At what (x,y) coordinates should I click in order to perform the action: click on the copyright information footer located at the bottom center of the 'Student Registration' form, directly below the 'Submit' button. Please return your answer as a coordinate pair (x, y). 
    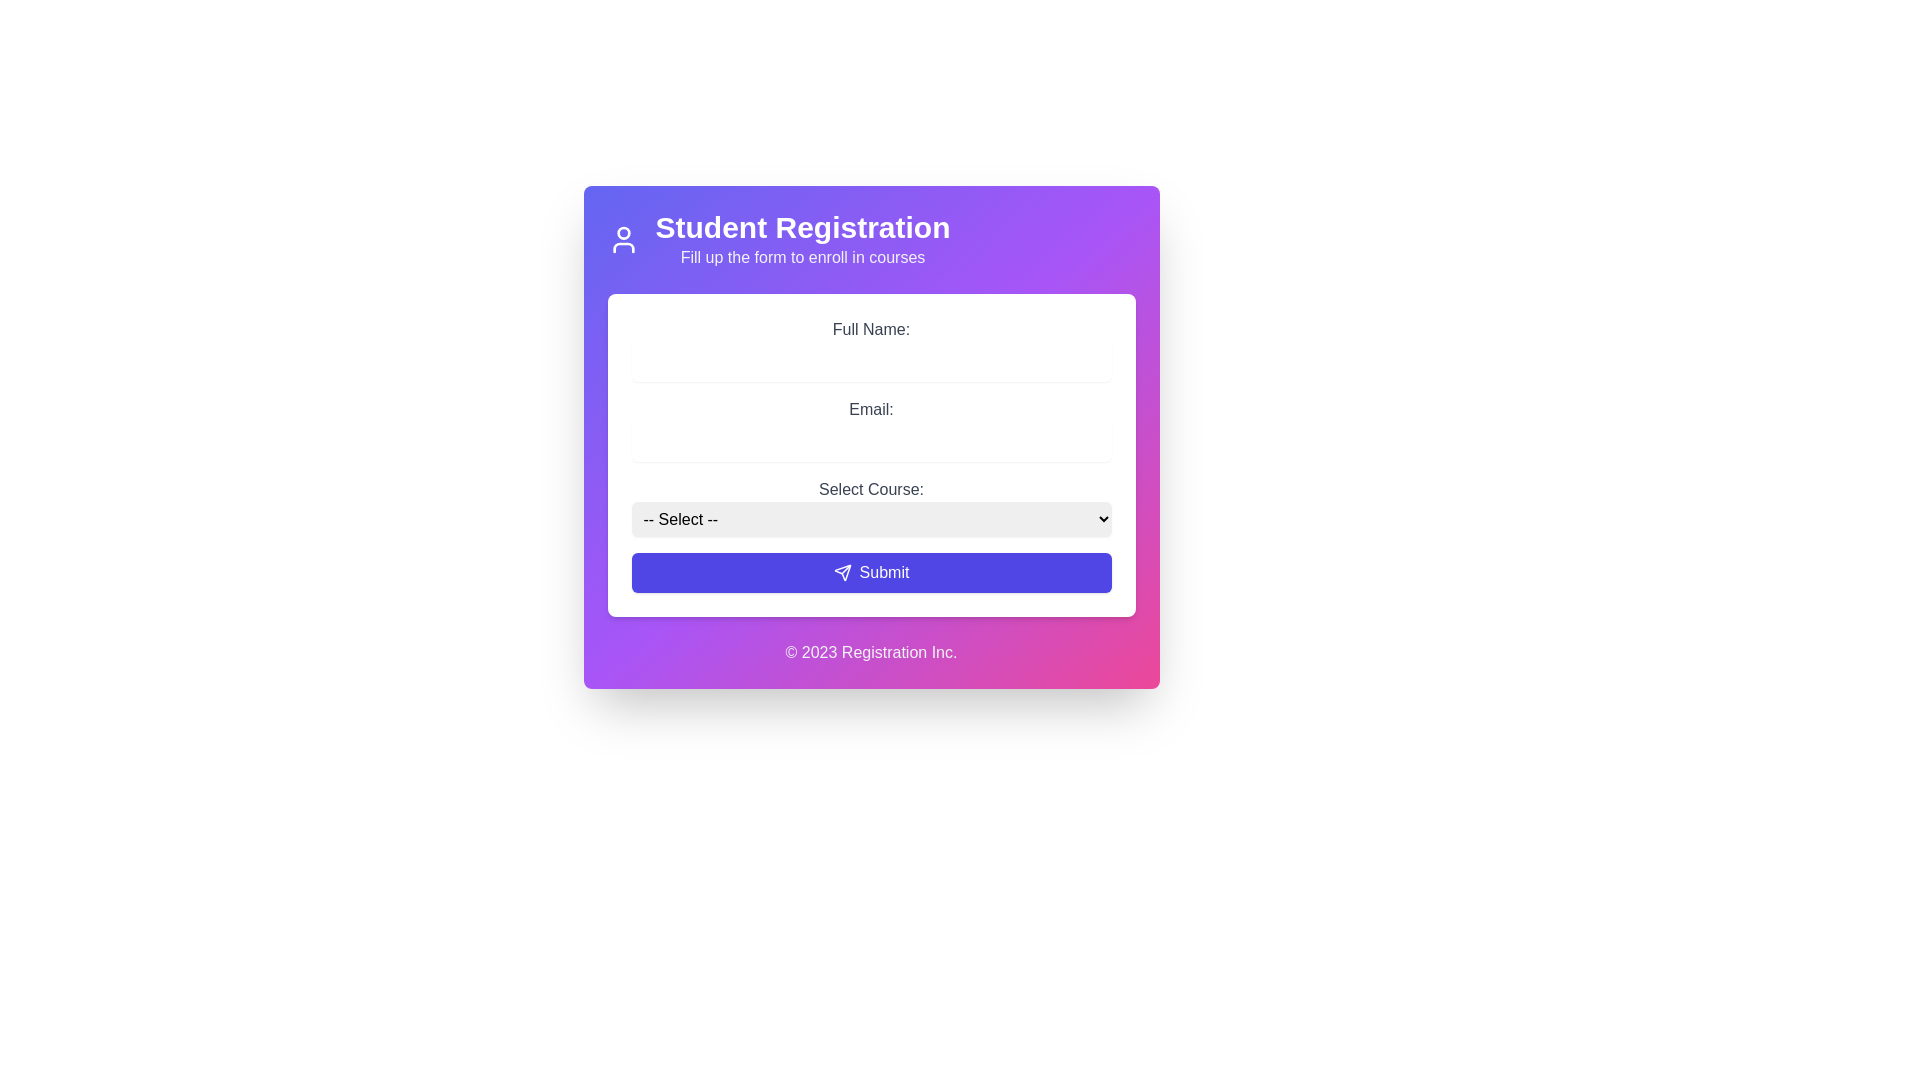
    Looking at the image, I should click on (871, 640).